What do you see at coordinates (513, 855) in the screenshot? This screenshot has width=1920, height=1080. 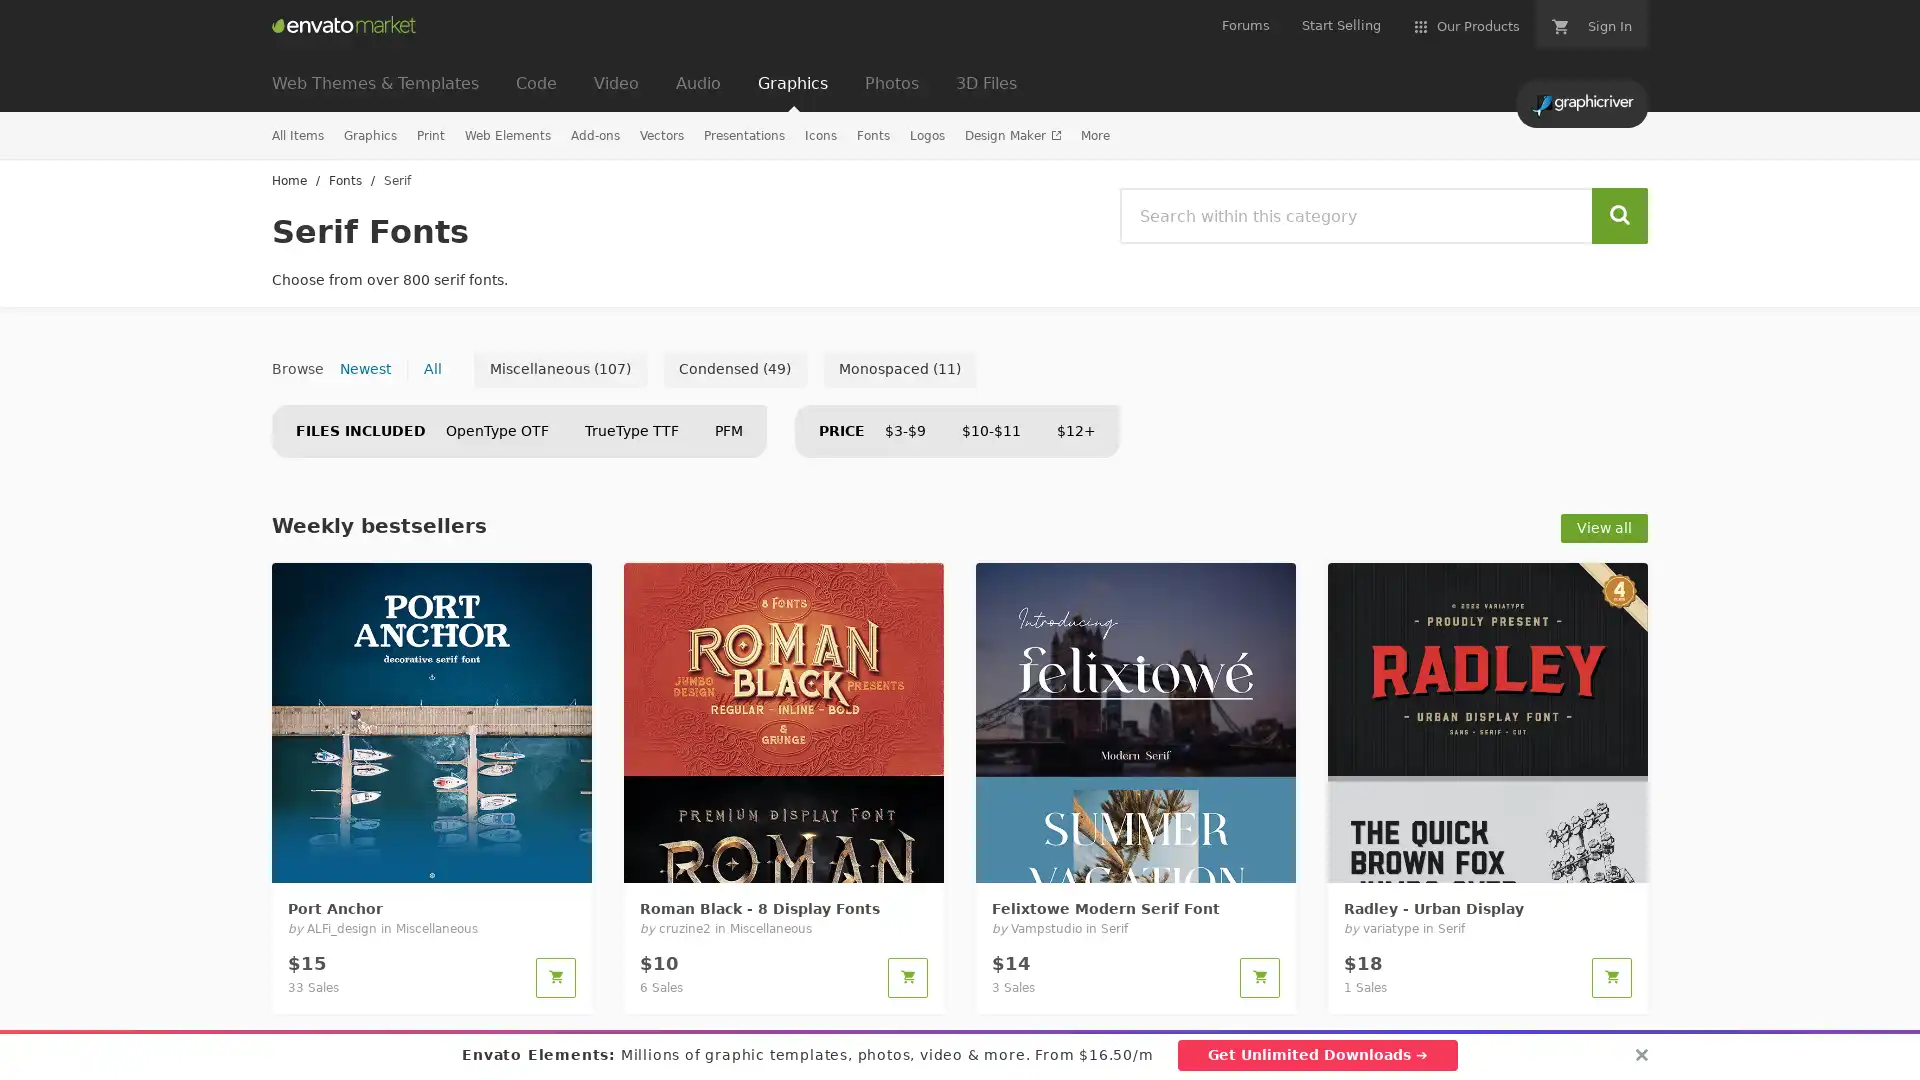 I see `Add to collection` at bounding box center [513, 855].